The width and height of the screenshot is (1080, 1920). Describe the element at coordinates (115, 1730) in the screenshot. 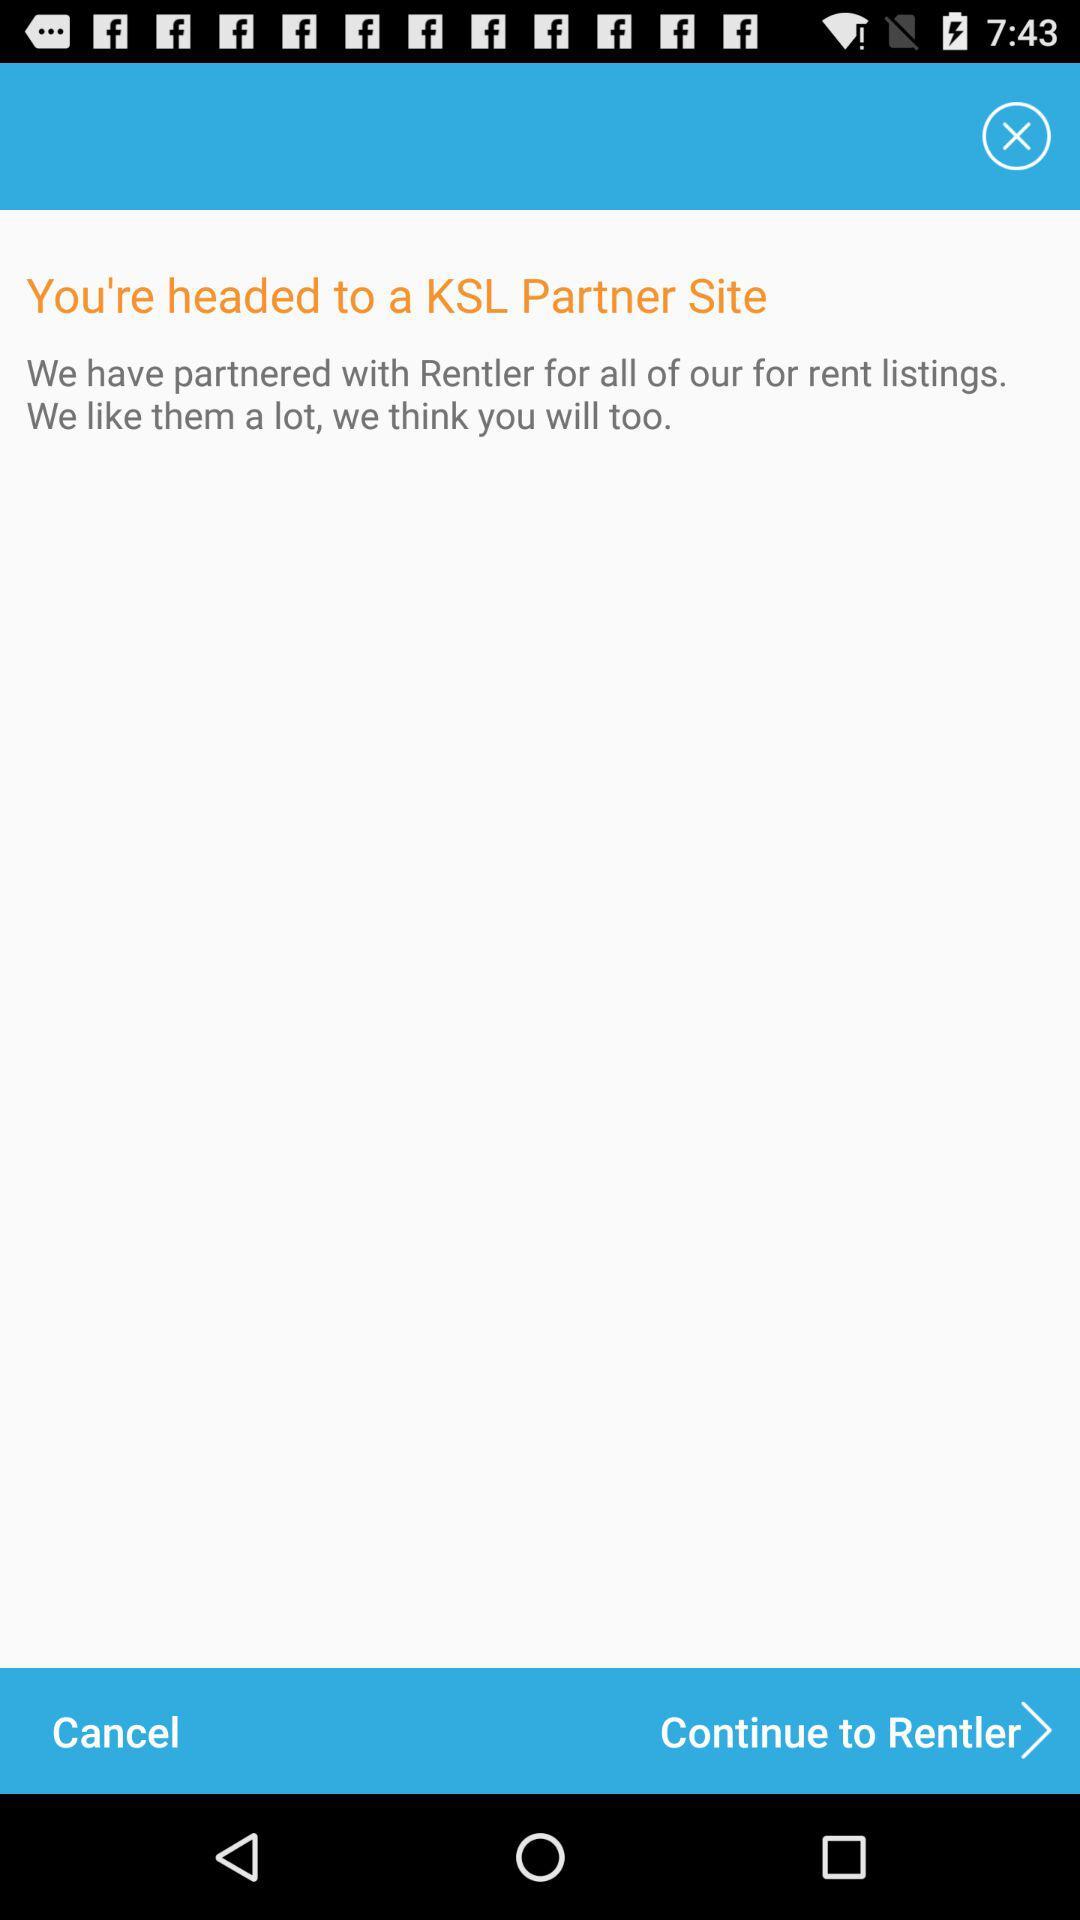

I see `the cancel` at that location.